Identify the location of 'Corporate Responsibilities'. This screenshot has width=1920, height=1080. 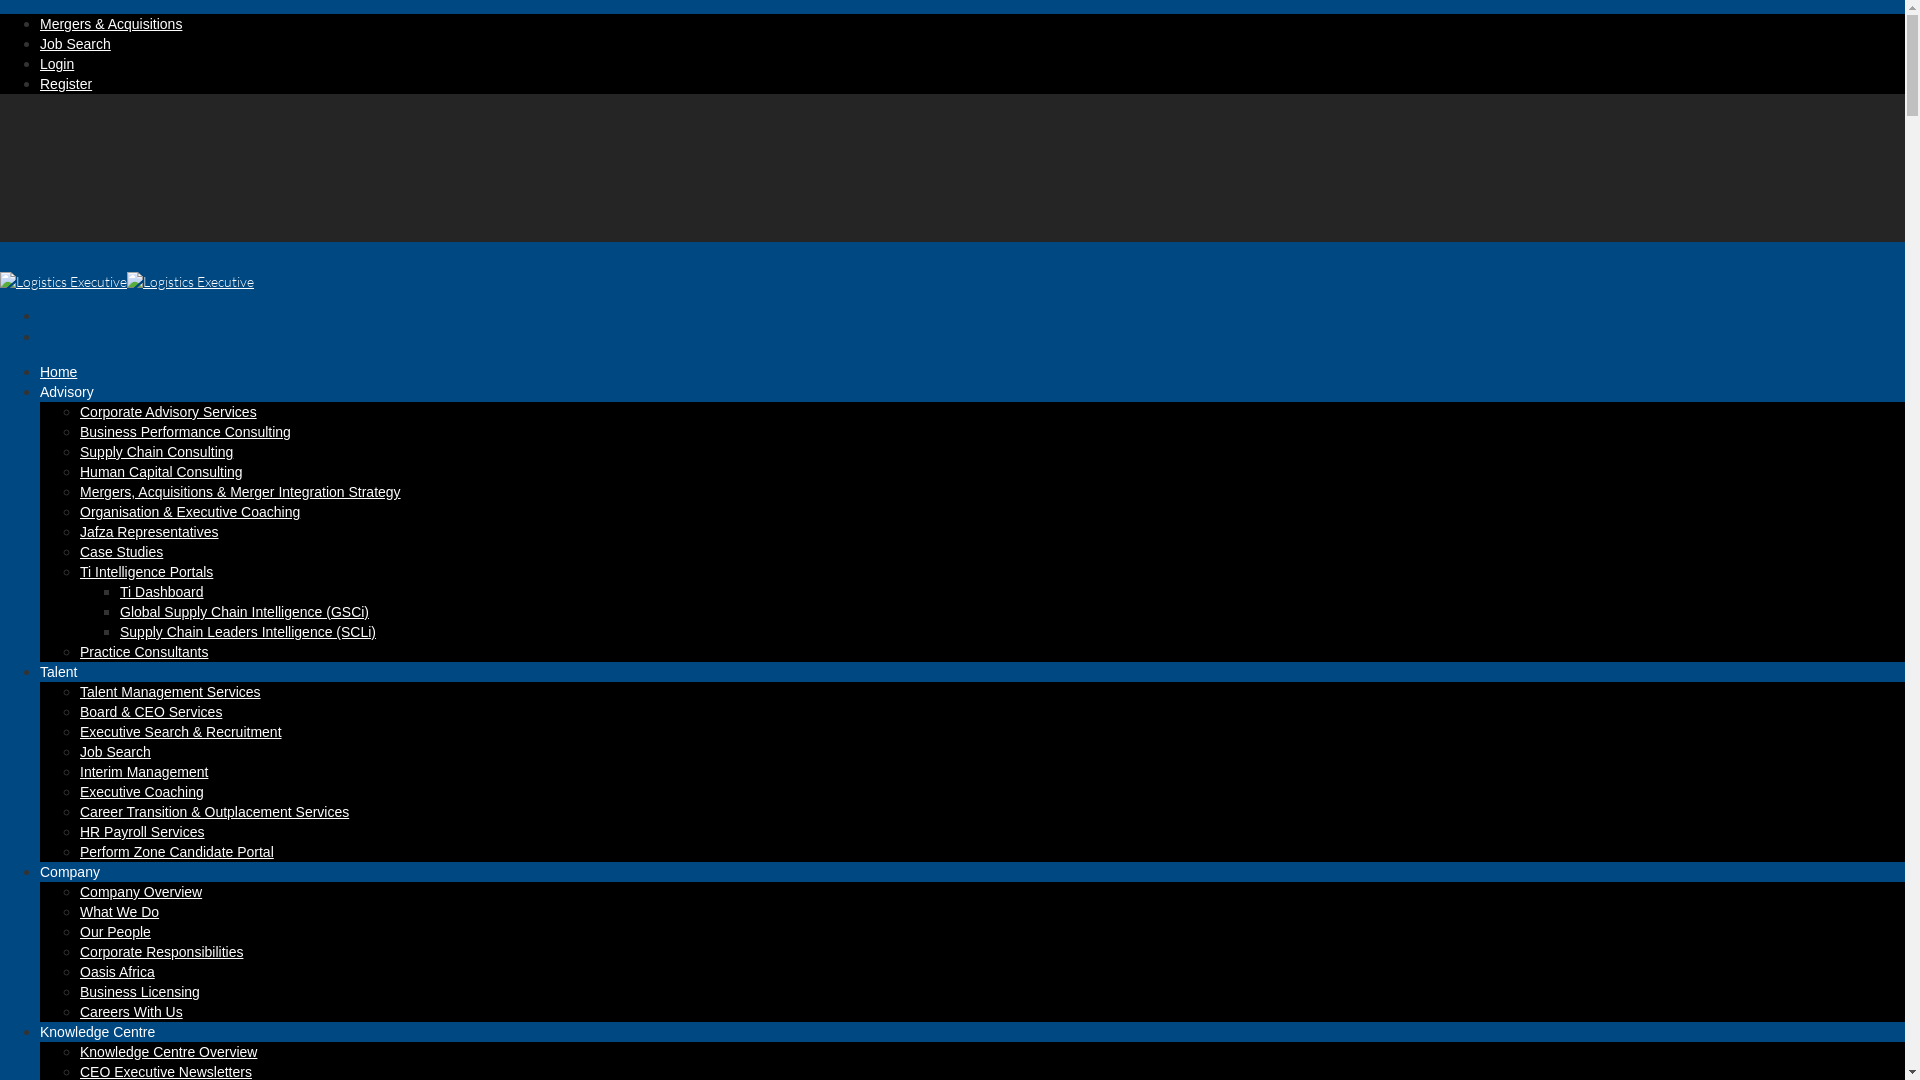
(80, 951).